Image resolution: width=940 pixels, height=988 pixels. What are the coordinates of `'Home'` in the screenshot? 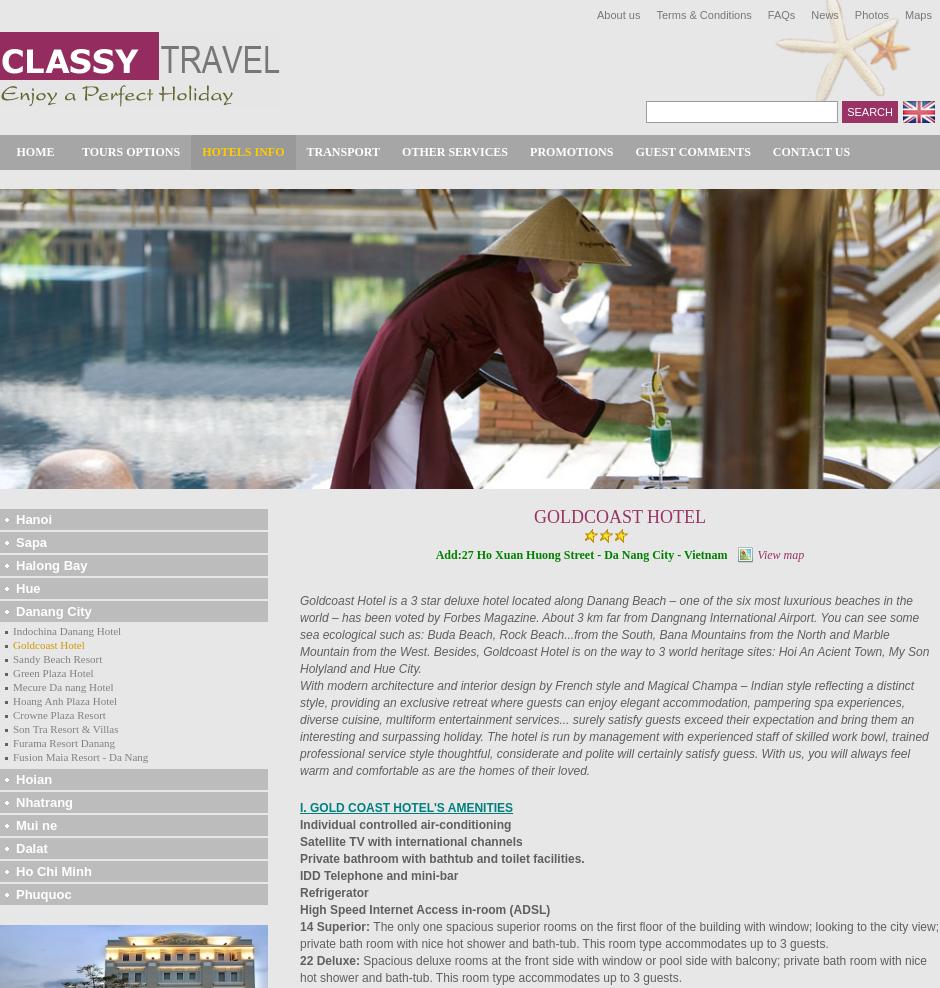 It's located at (34, 150).